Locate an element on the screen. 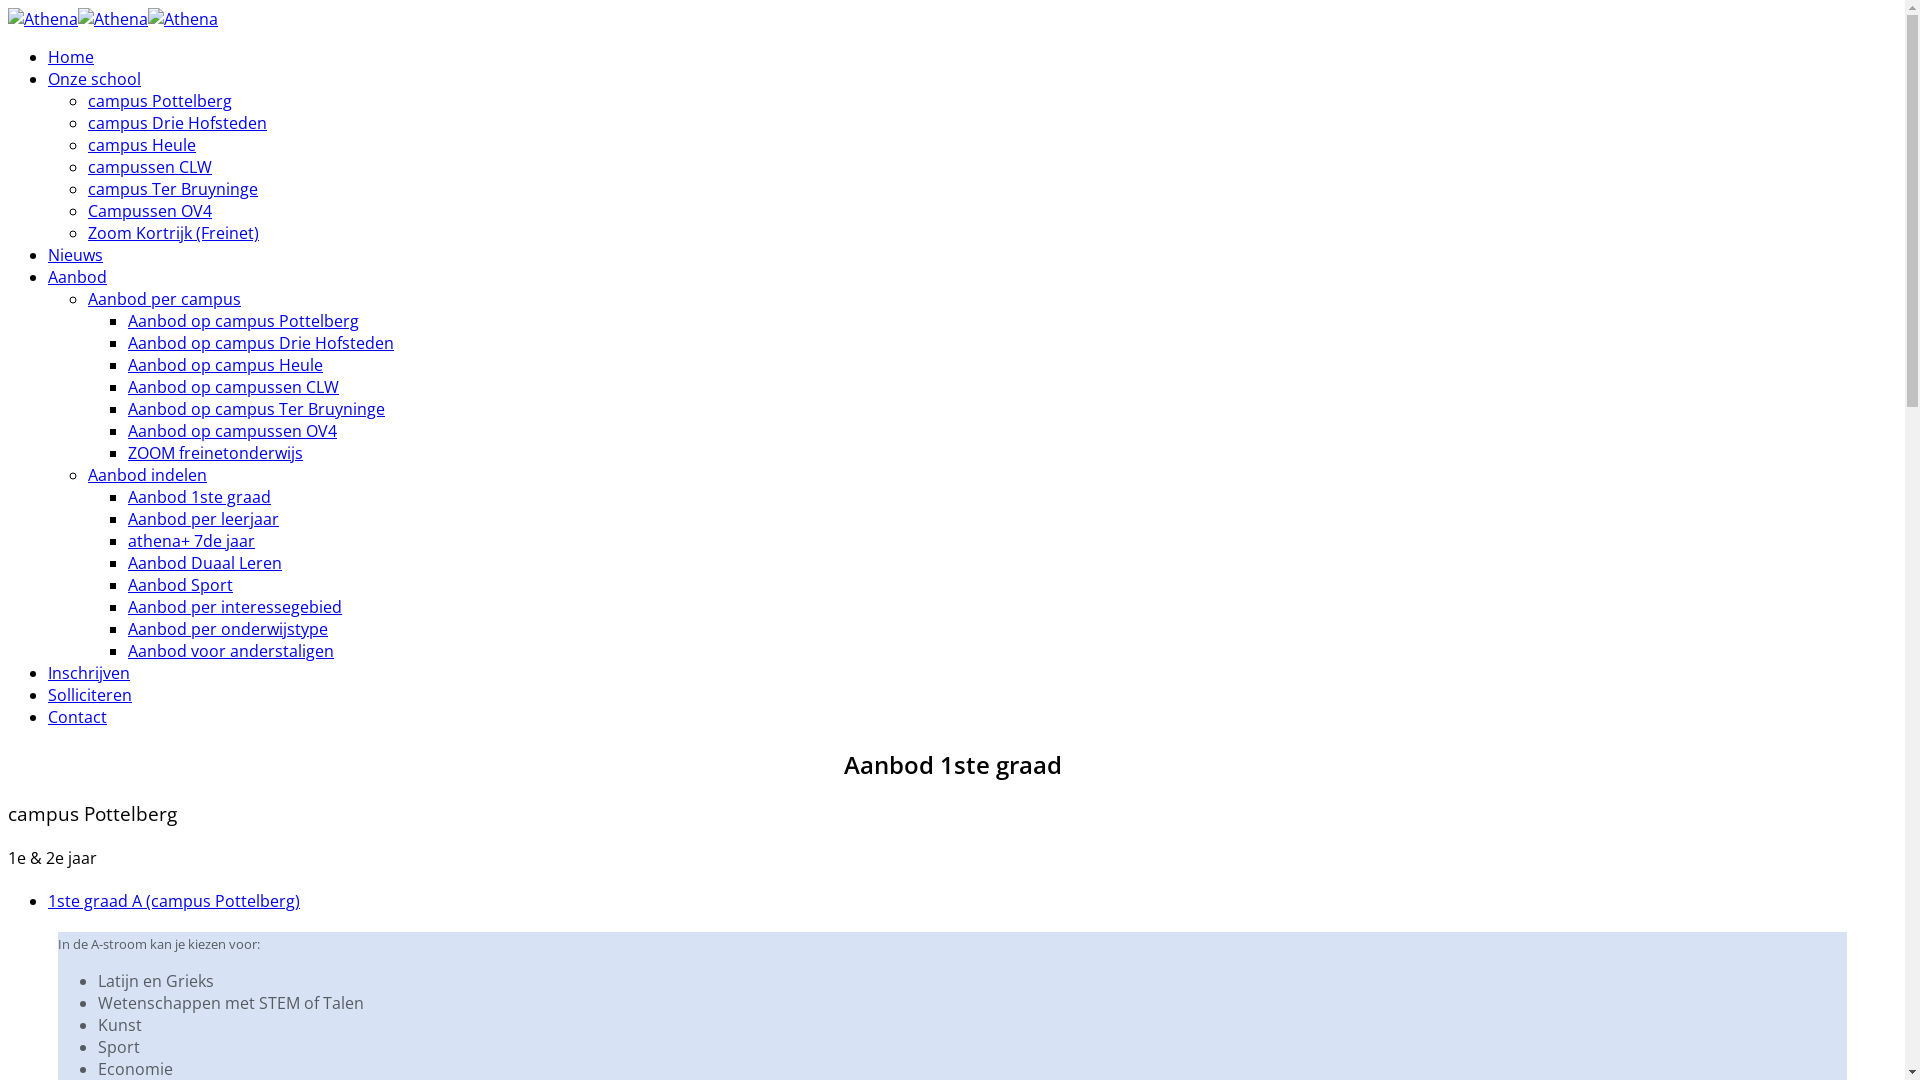  'Aanbod voor anderstaligen' is located at coordinates (230, 651).